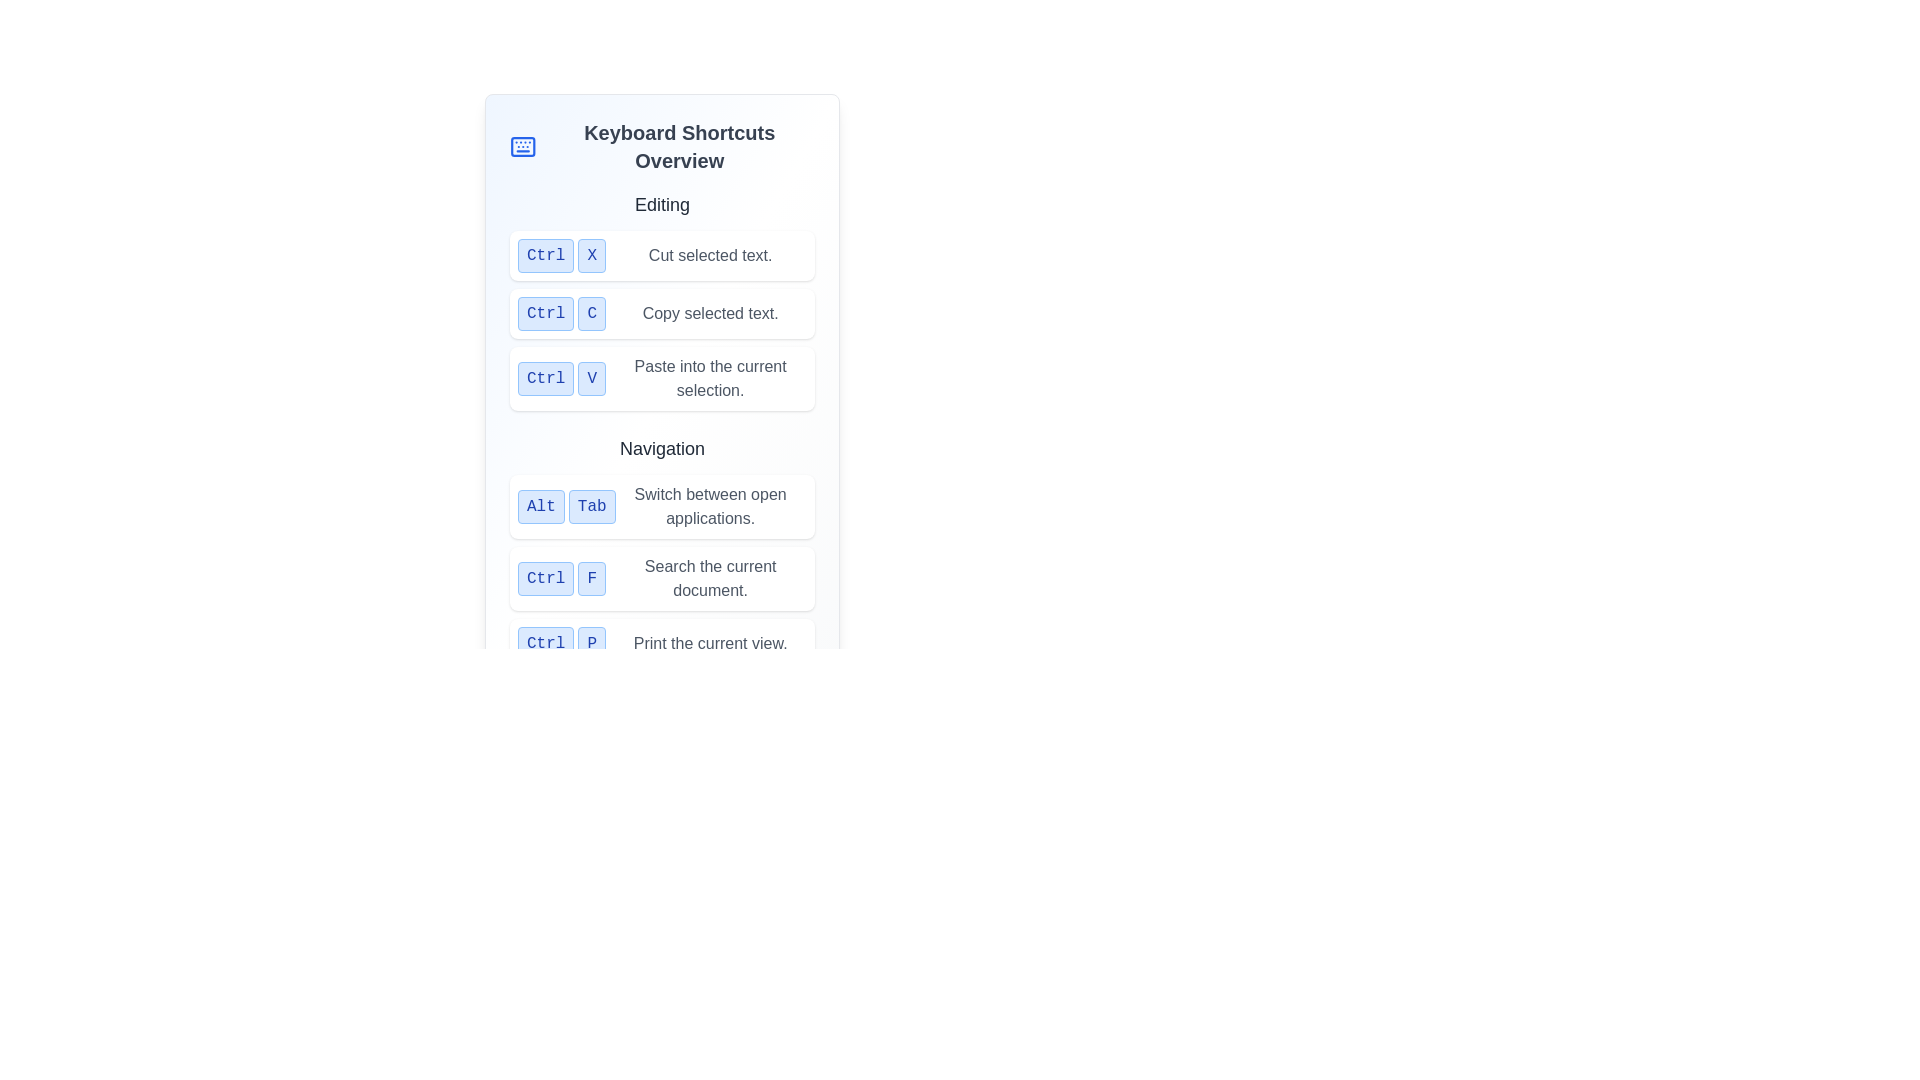 Image resolution: width=1920 pixels, height=1080 pixels. I want to click on the blue buttons labeled 'Ctrl' and 'C' in the keyboard shortcuts list under the 'Editing' section, positioned between 'Ctrl X' and 'Ctrl V', so click(565, 313).